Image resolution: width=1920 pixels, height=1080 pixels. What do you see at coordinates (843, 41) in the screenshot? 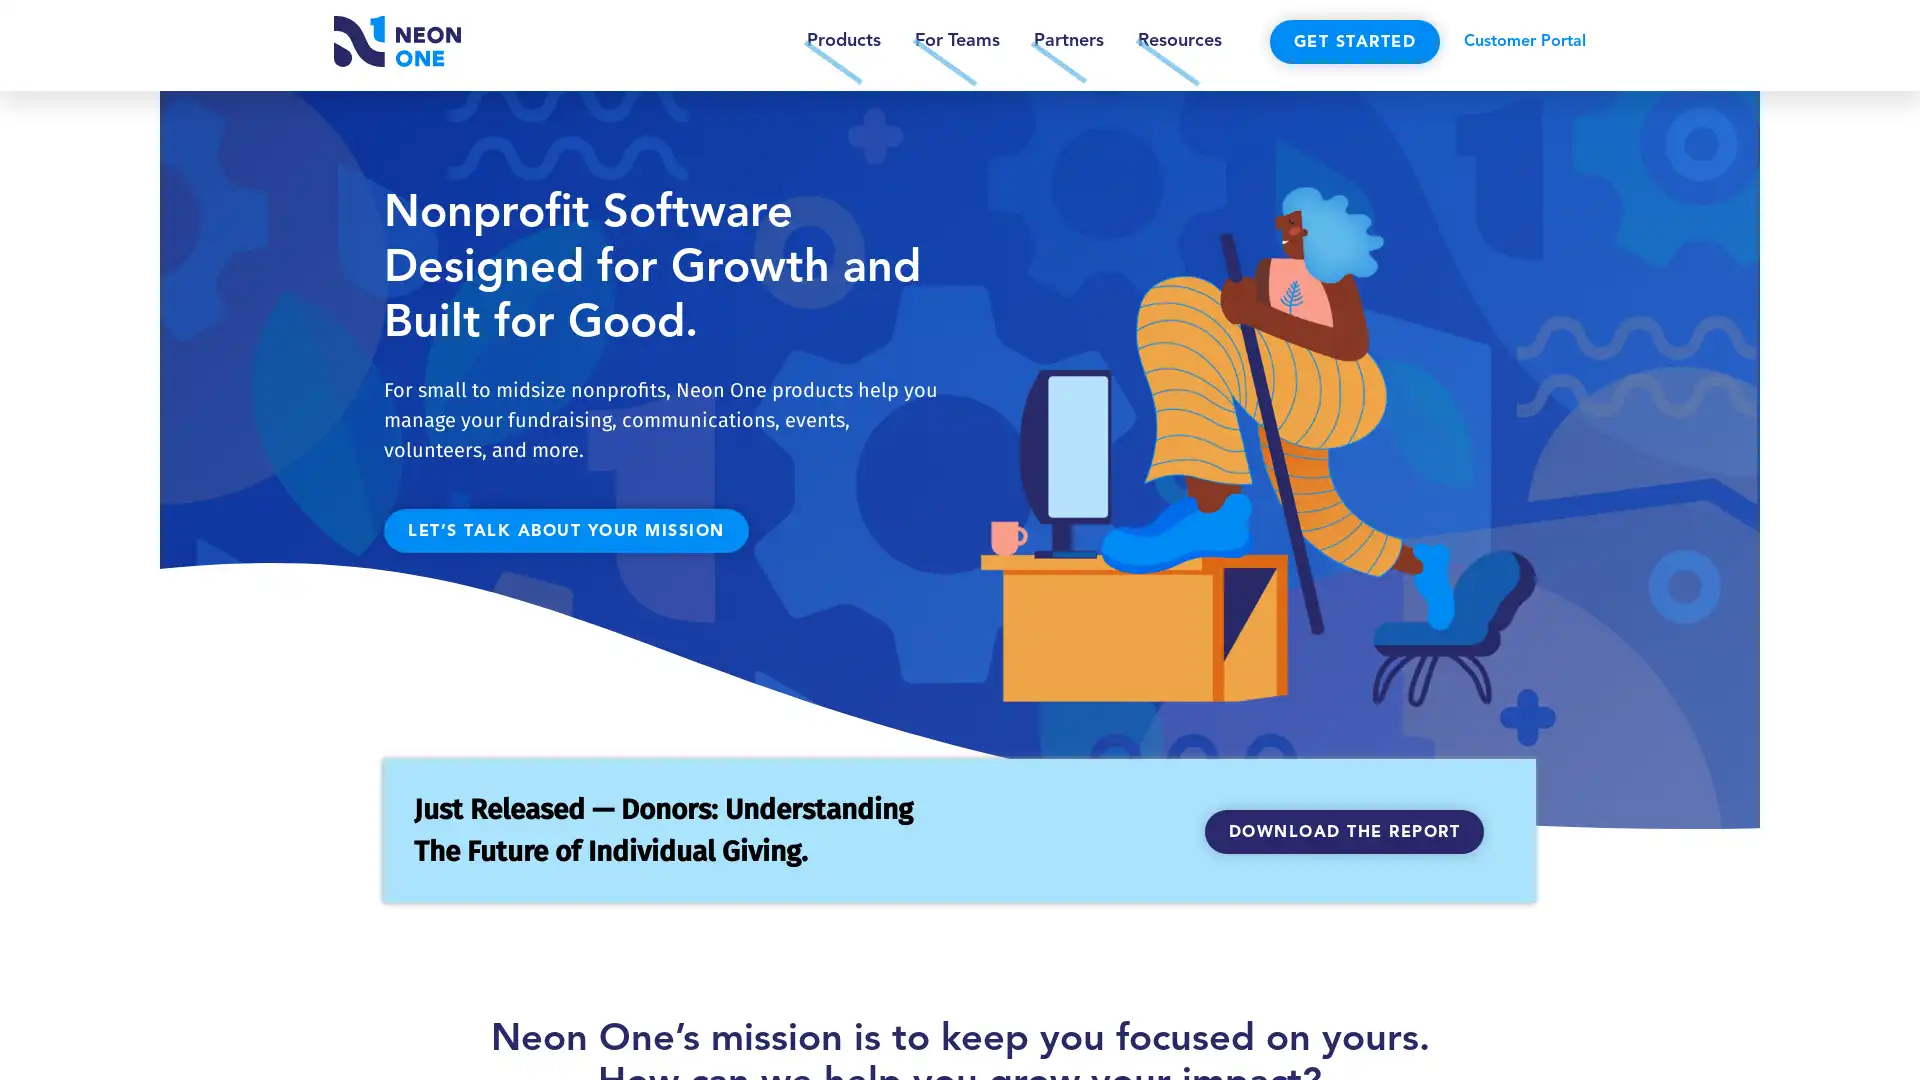
I see `Products` at bounding box center [843, 41].